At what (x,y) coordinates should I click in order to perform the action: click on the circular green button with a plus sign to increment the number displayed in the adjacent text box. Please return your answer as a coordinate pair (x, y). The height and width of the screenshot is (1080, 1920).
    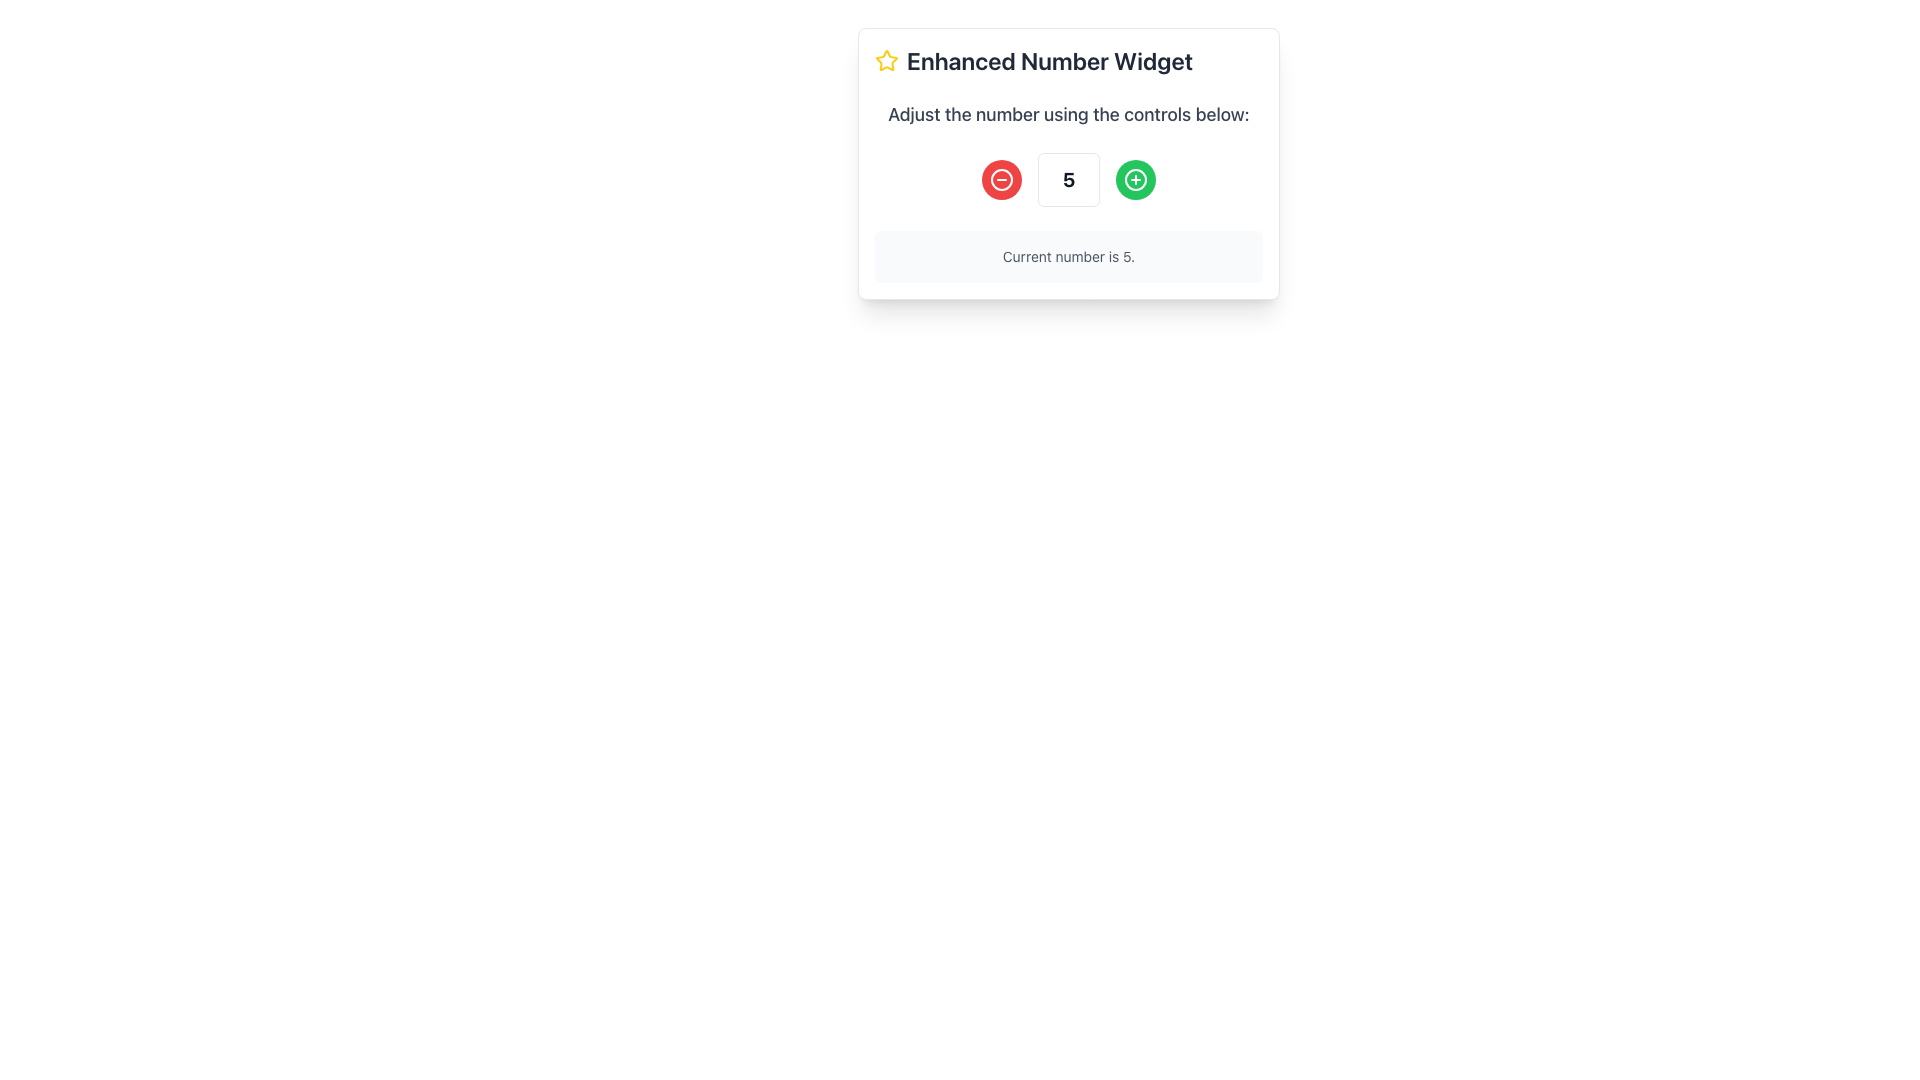
    Looking at the image, I should click on (1136, 180).